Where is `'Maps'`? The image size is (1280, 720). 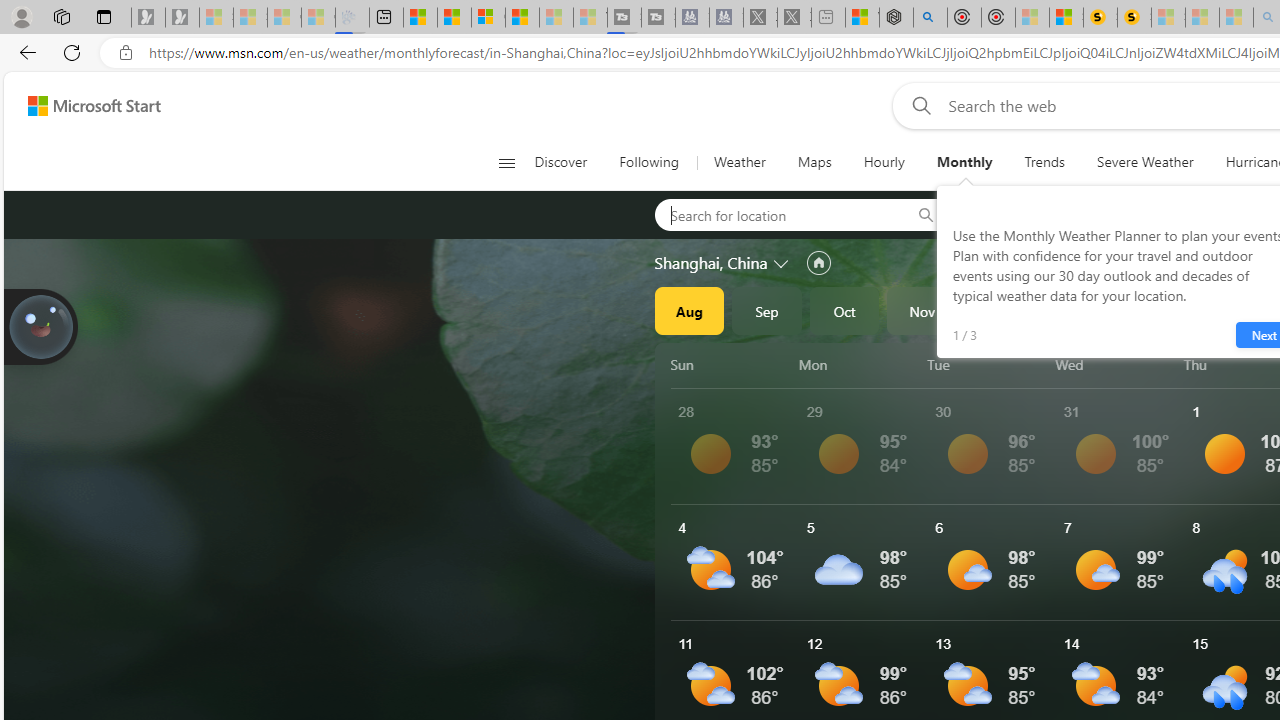 'Maps' is located at coordinates (814, 162).